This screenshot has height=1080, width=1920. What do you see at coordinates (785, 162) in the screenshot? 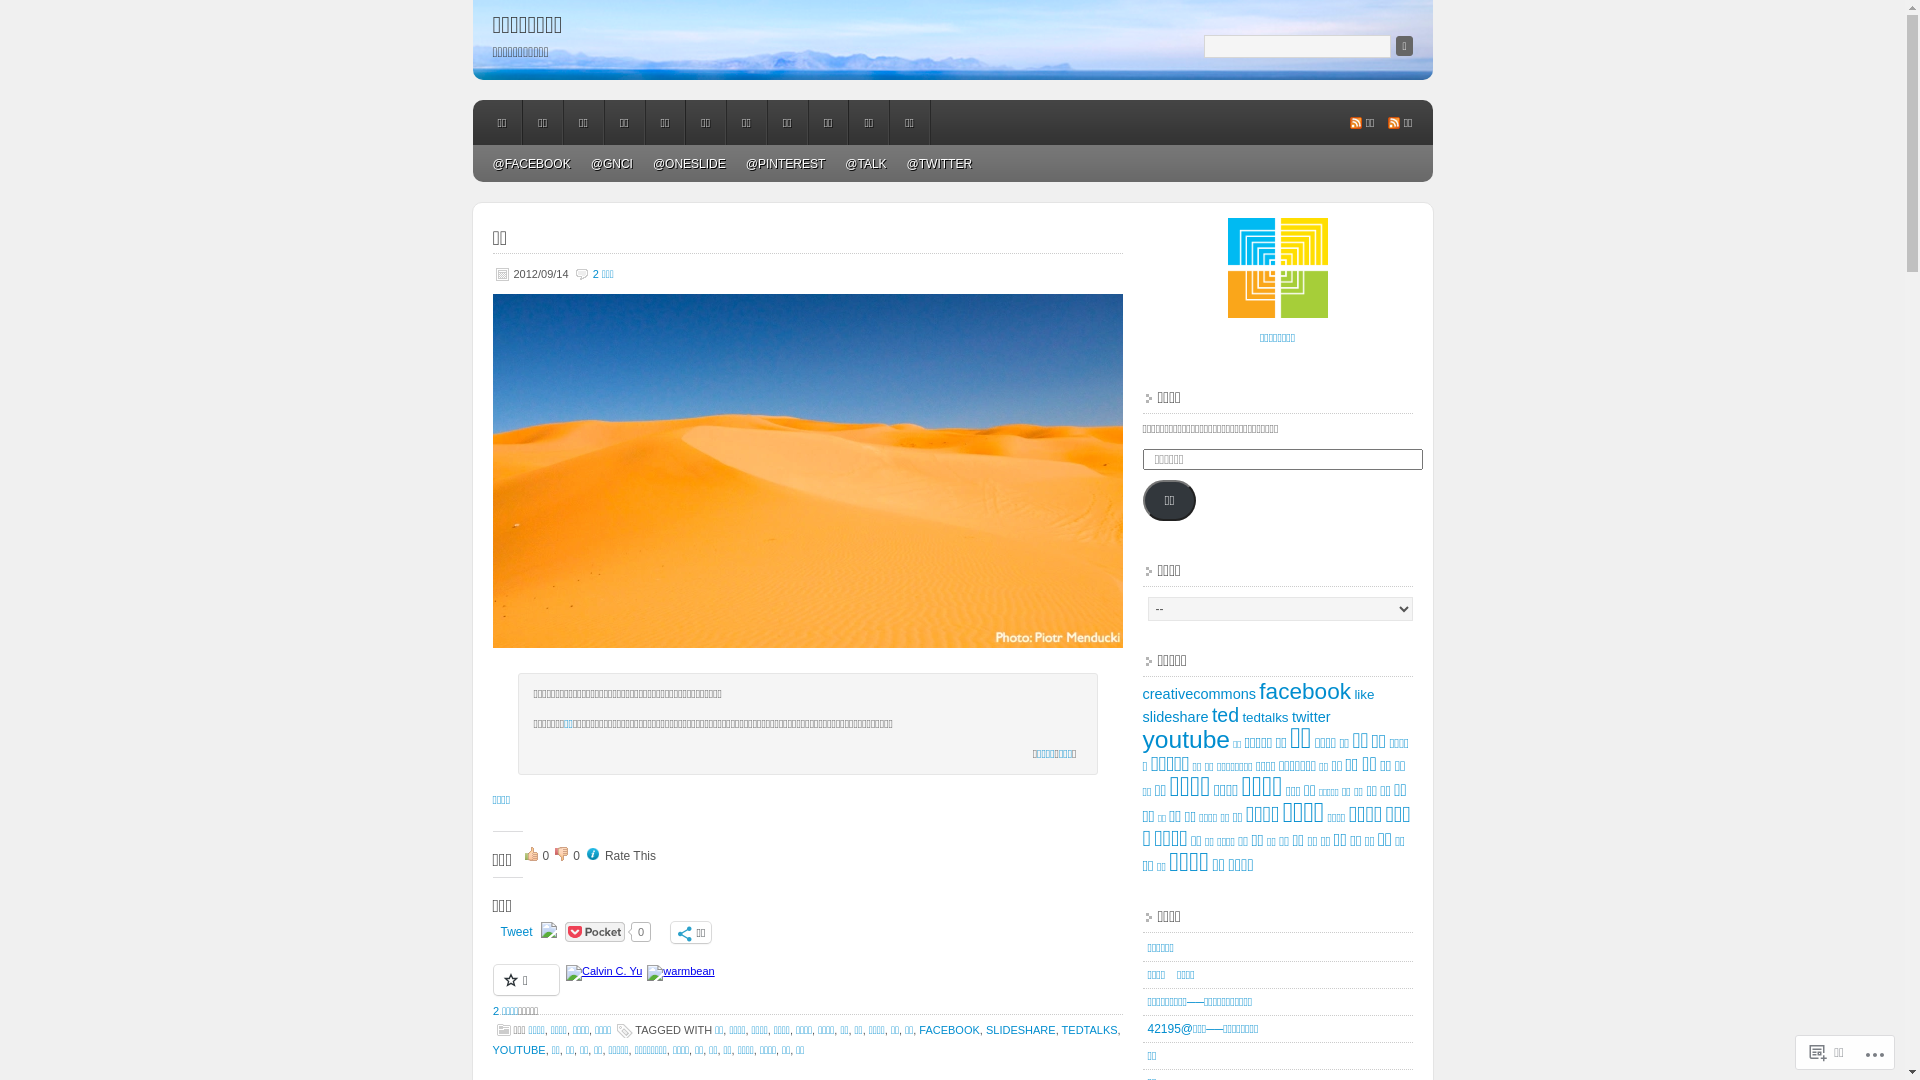
I see `'@PINTEREST'` at bounding box center [785, 162].